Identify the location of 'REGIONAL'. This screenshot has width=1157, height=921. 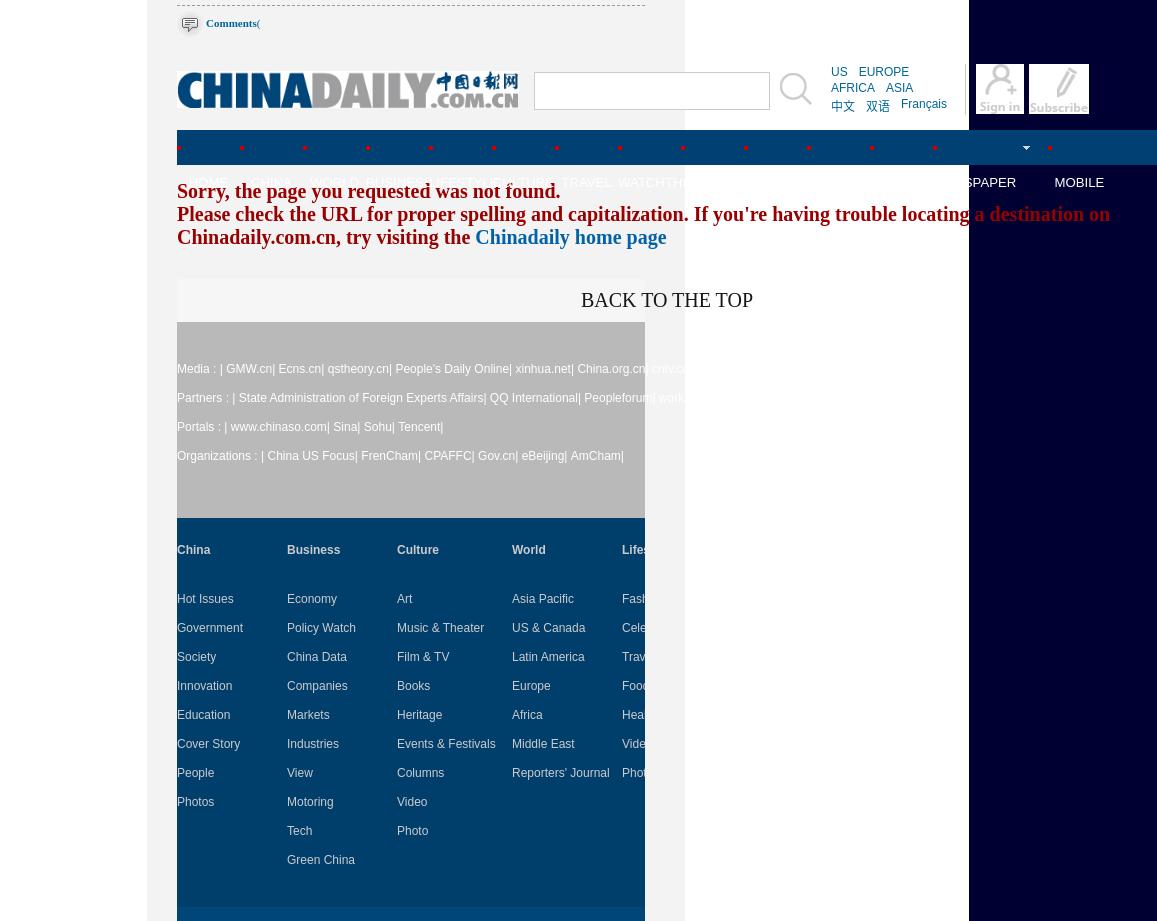
(841, 181).